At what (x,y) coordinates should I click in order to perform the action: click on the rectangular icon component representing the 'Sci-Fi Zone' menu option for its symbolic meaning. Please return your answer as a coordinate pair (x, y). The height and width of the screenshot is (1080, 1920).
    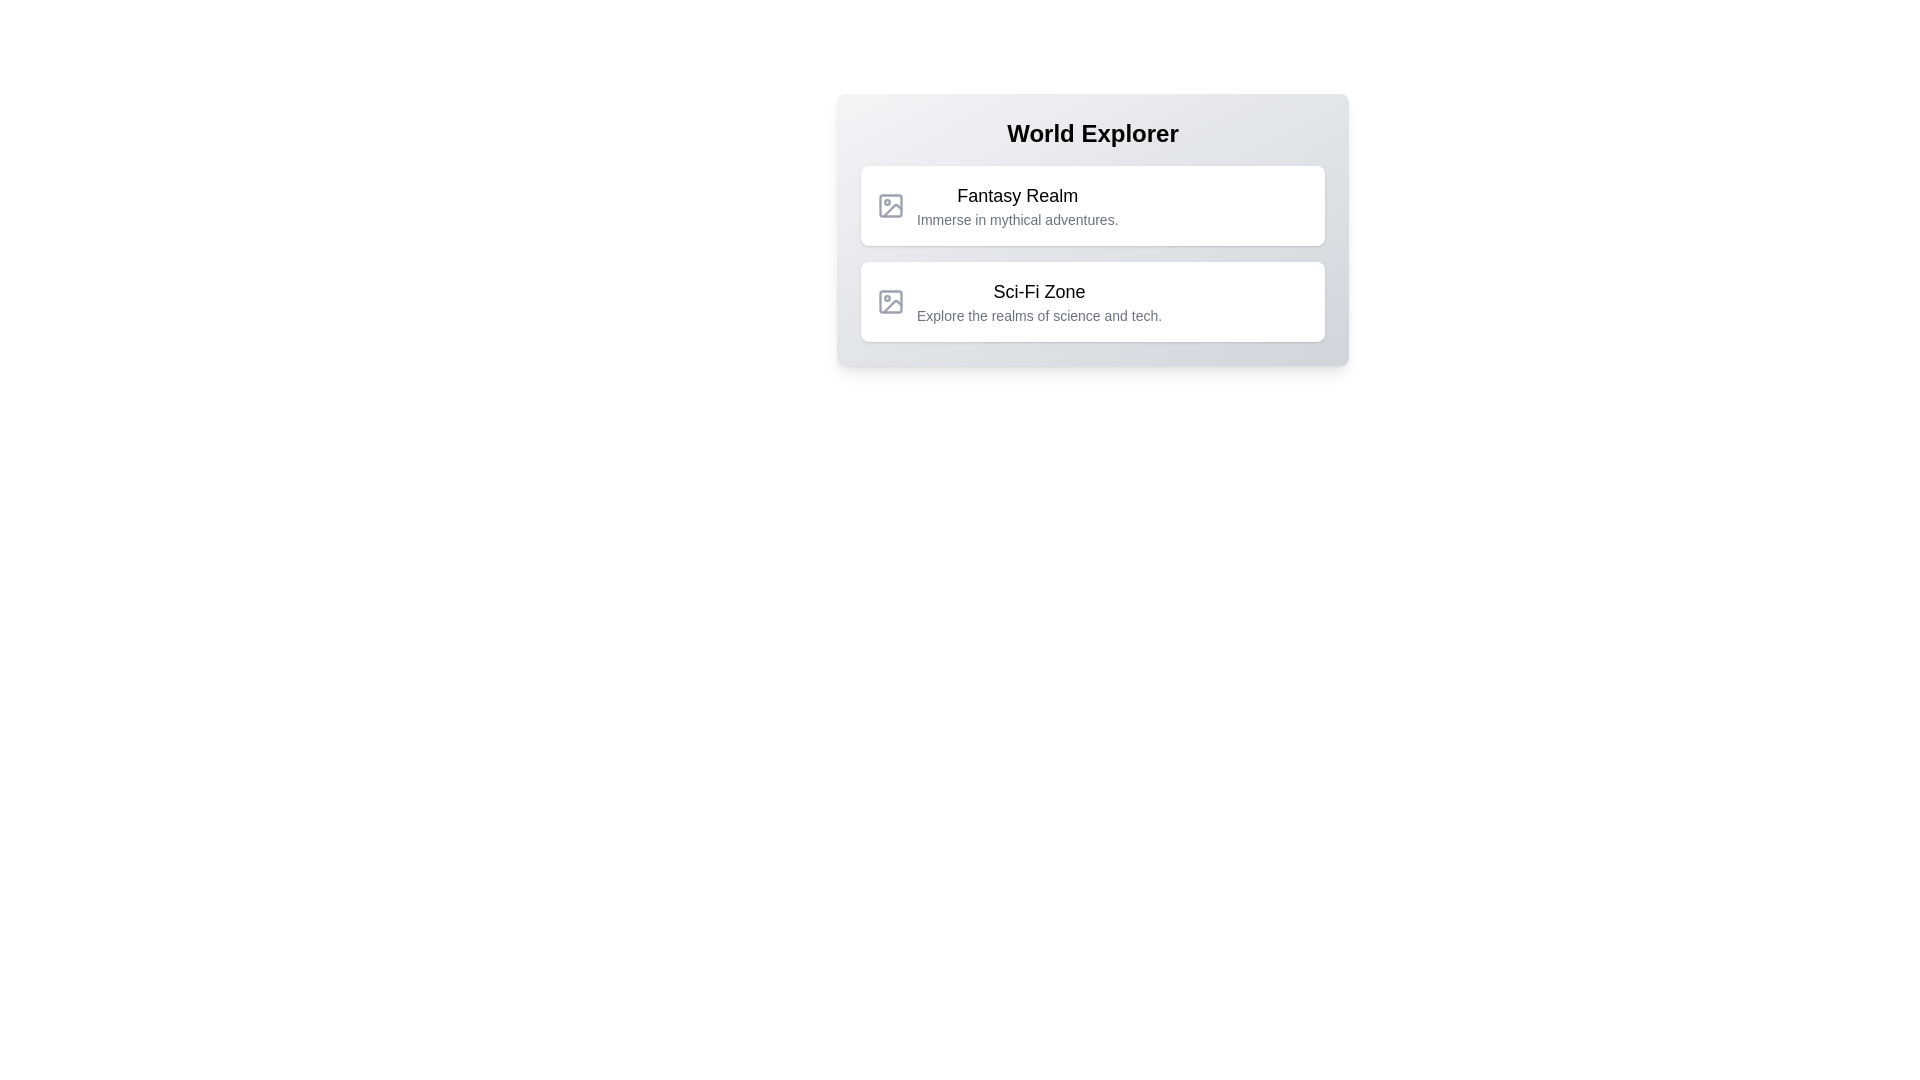
    Looking at the image, I should click on (890, 301).